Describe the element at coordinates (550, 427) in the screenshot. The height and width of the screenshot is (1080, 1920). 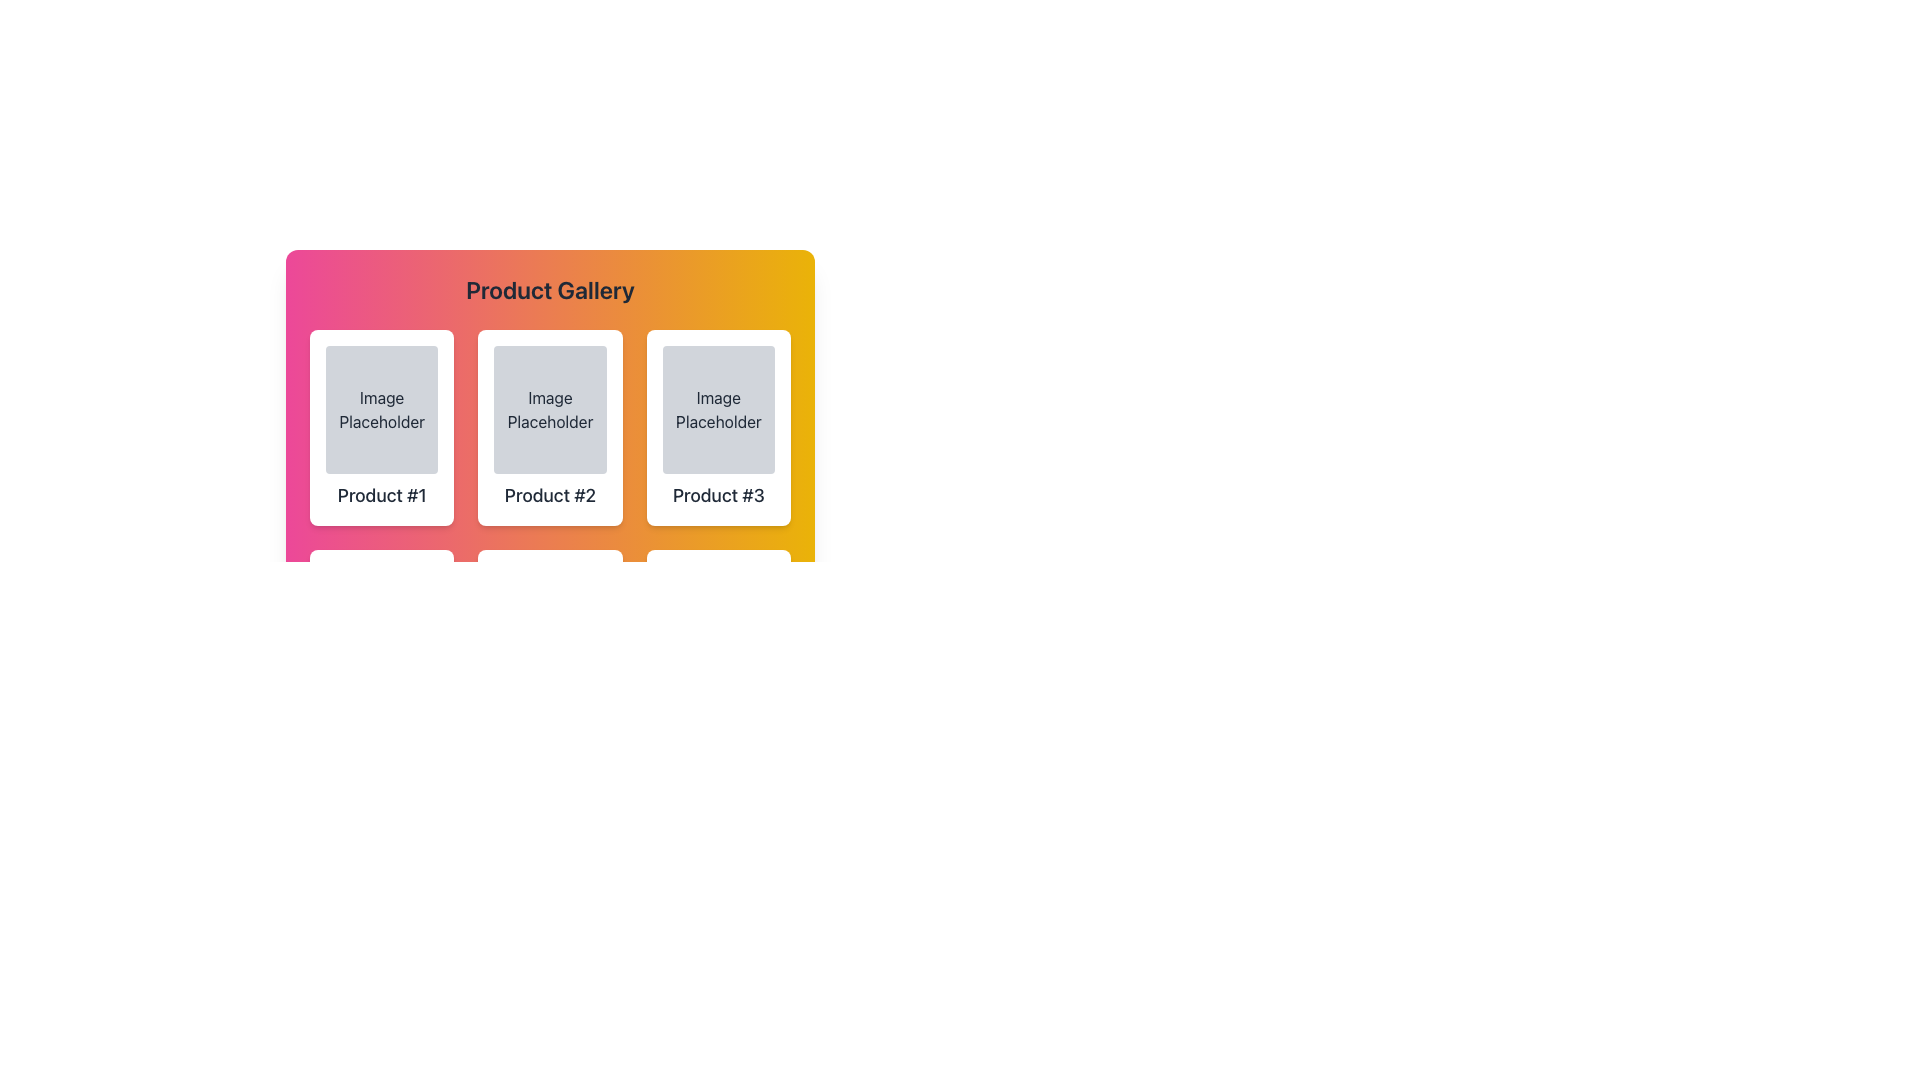
I see `the second product card in the grid layout, positioned in the middle column of the first row` at that location.